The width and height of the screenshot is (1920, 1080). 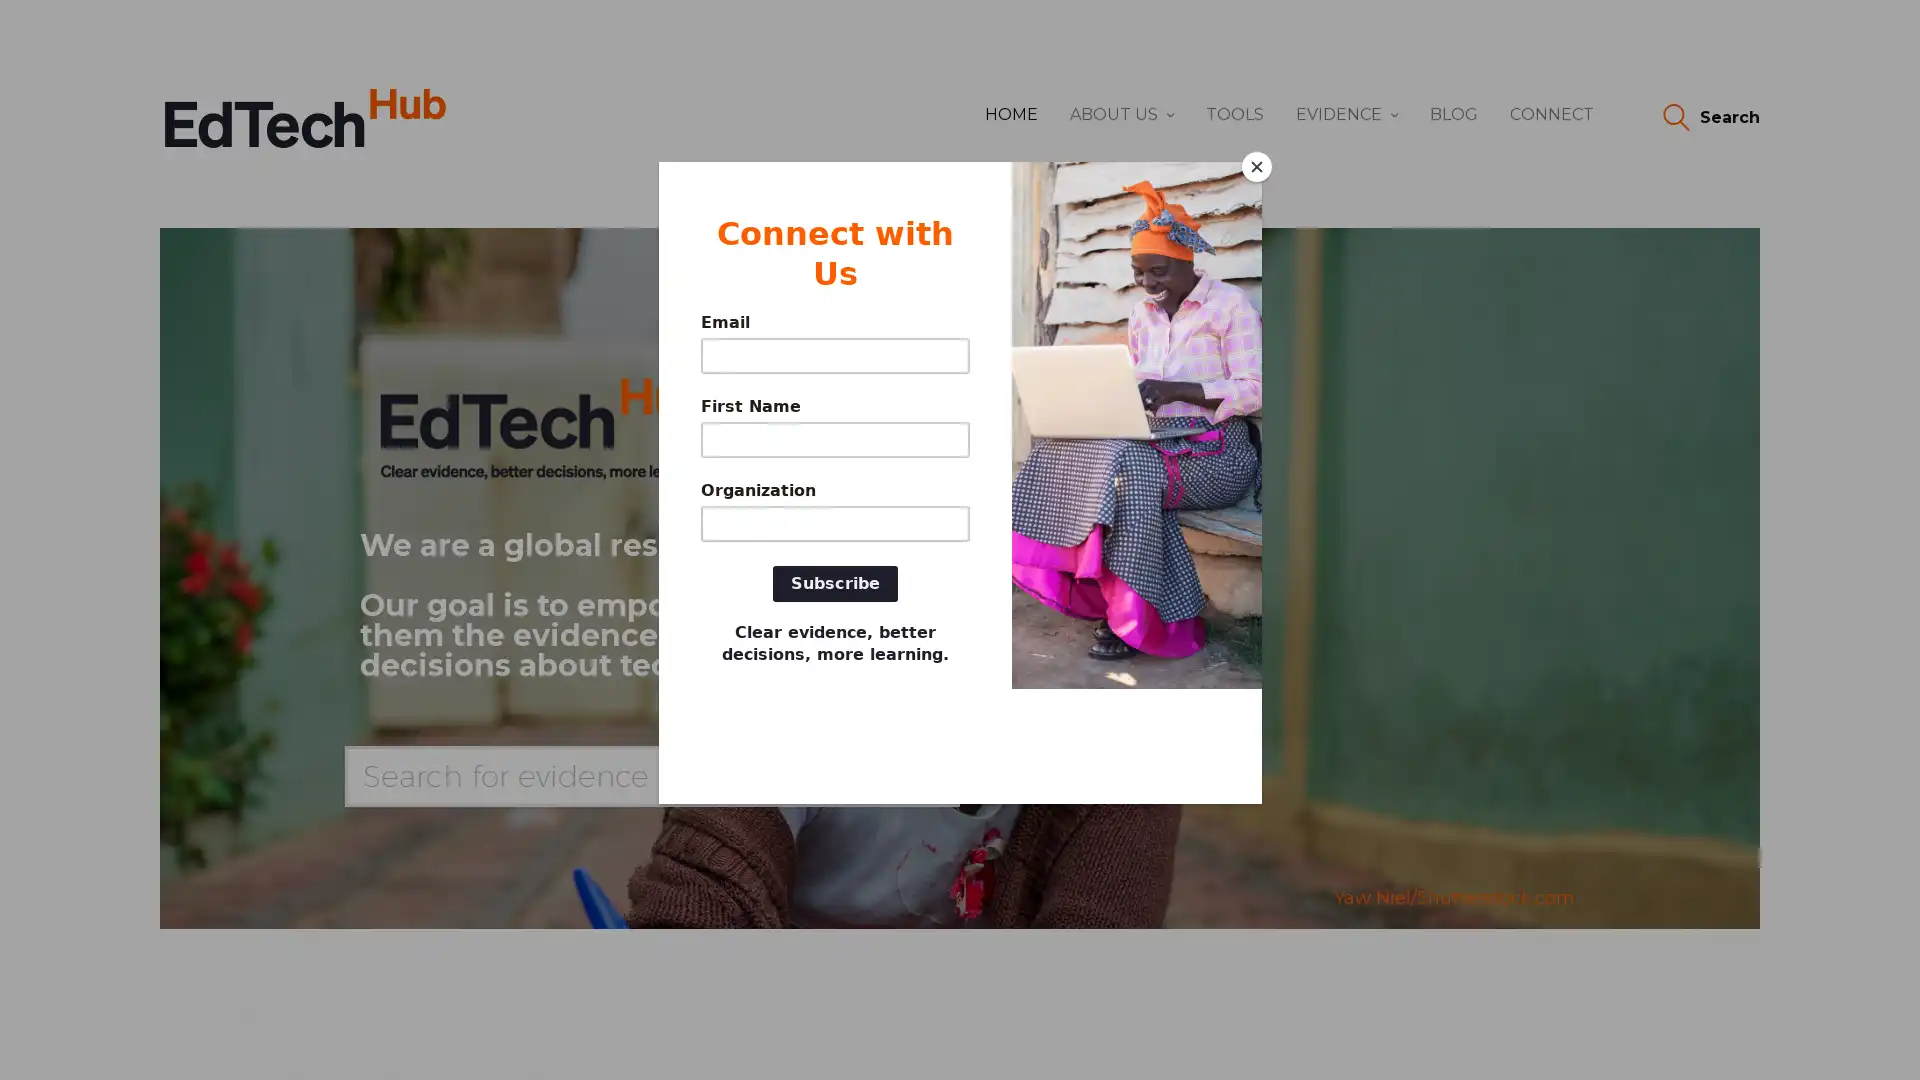 I want to click on Search, so click(x=1709, y=118).